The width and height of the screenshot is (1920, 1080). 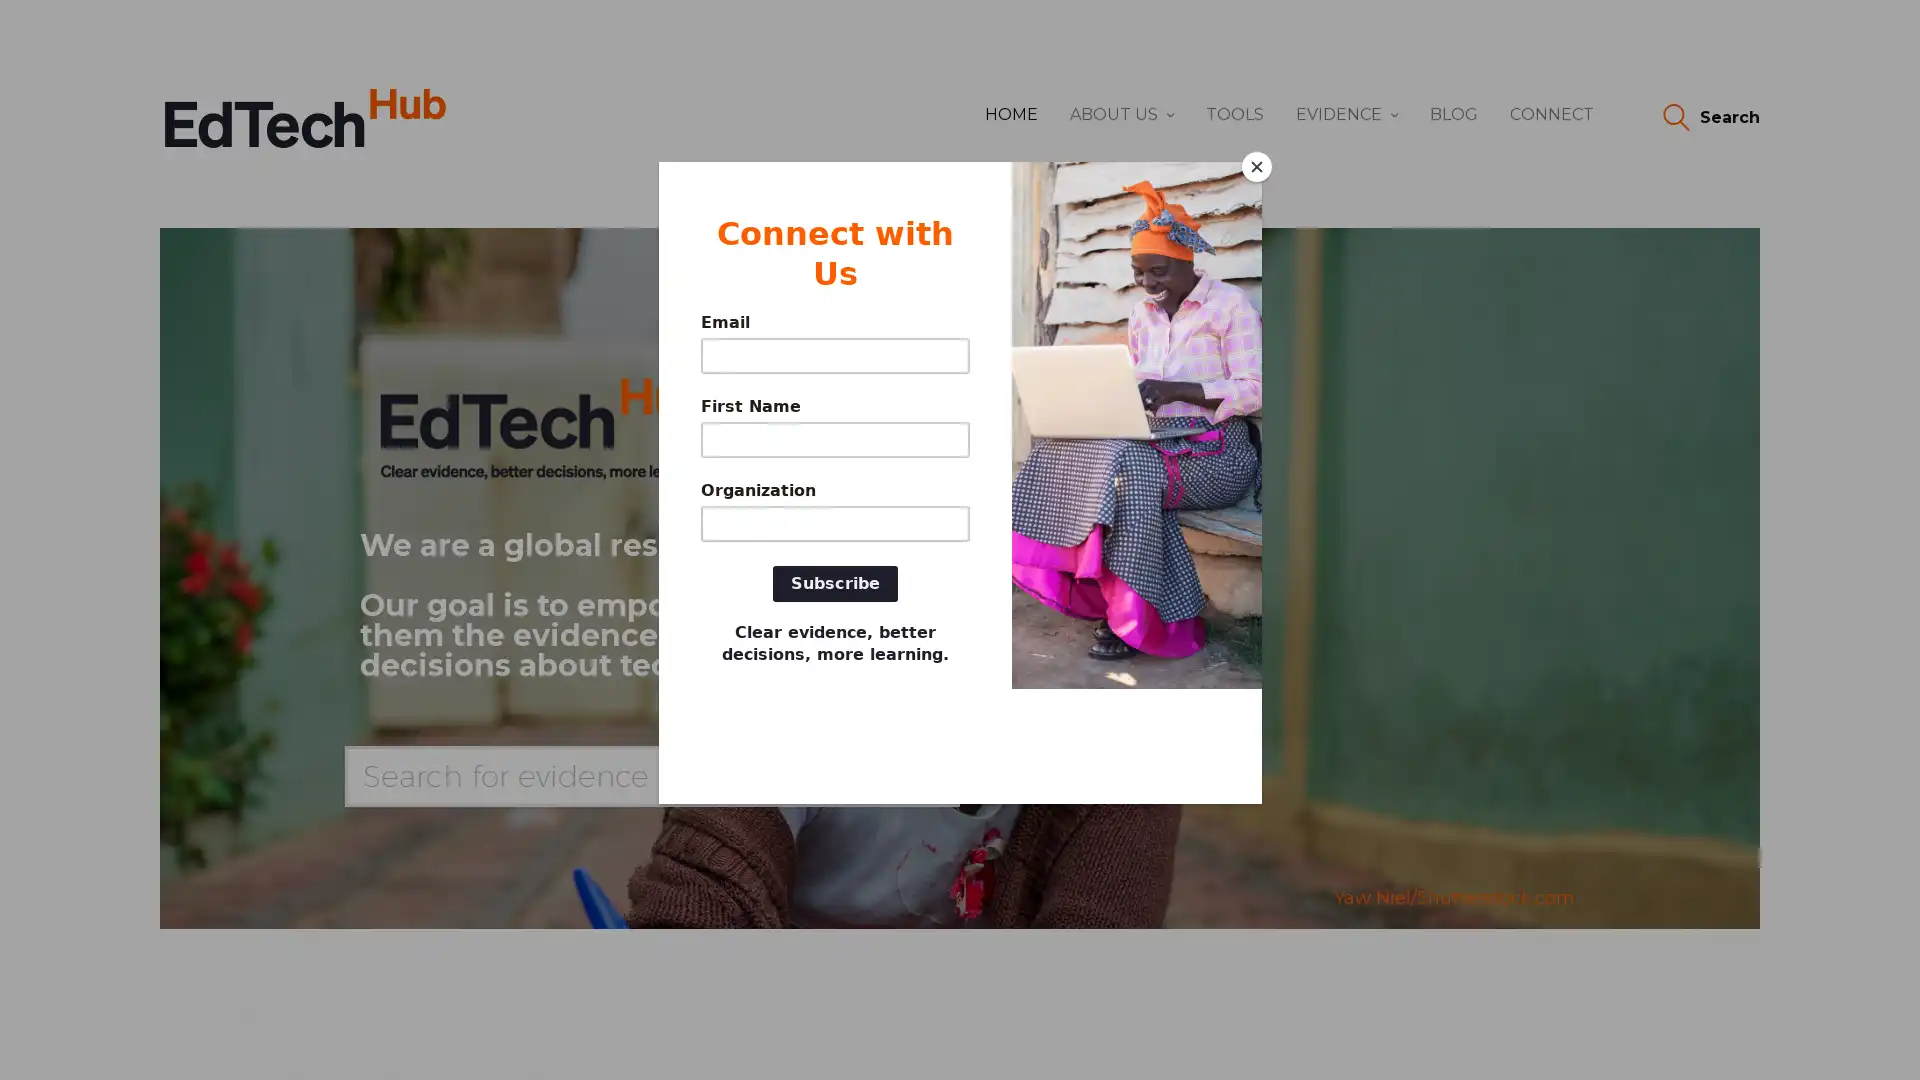 I want to click on Search, so click(x=1709, y=118).